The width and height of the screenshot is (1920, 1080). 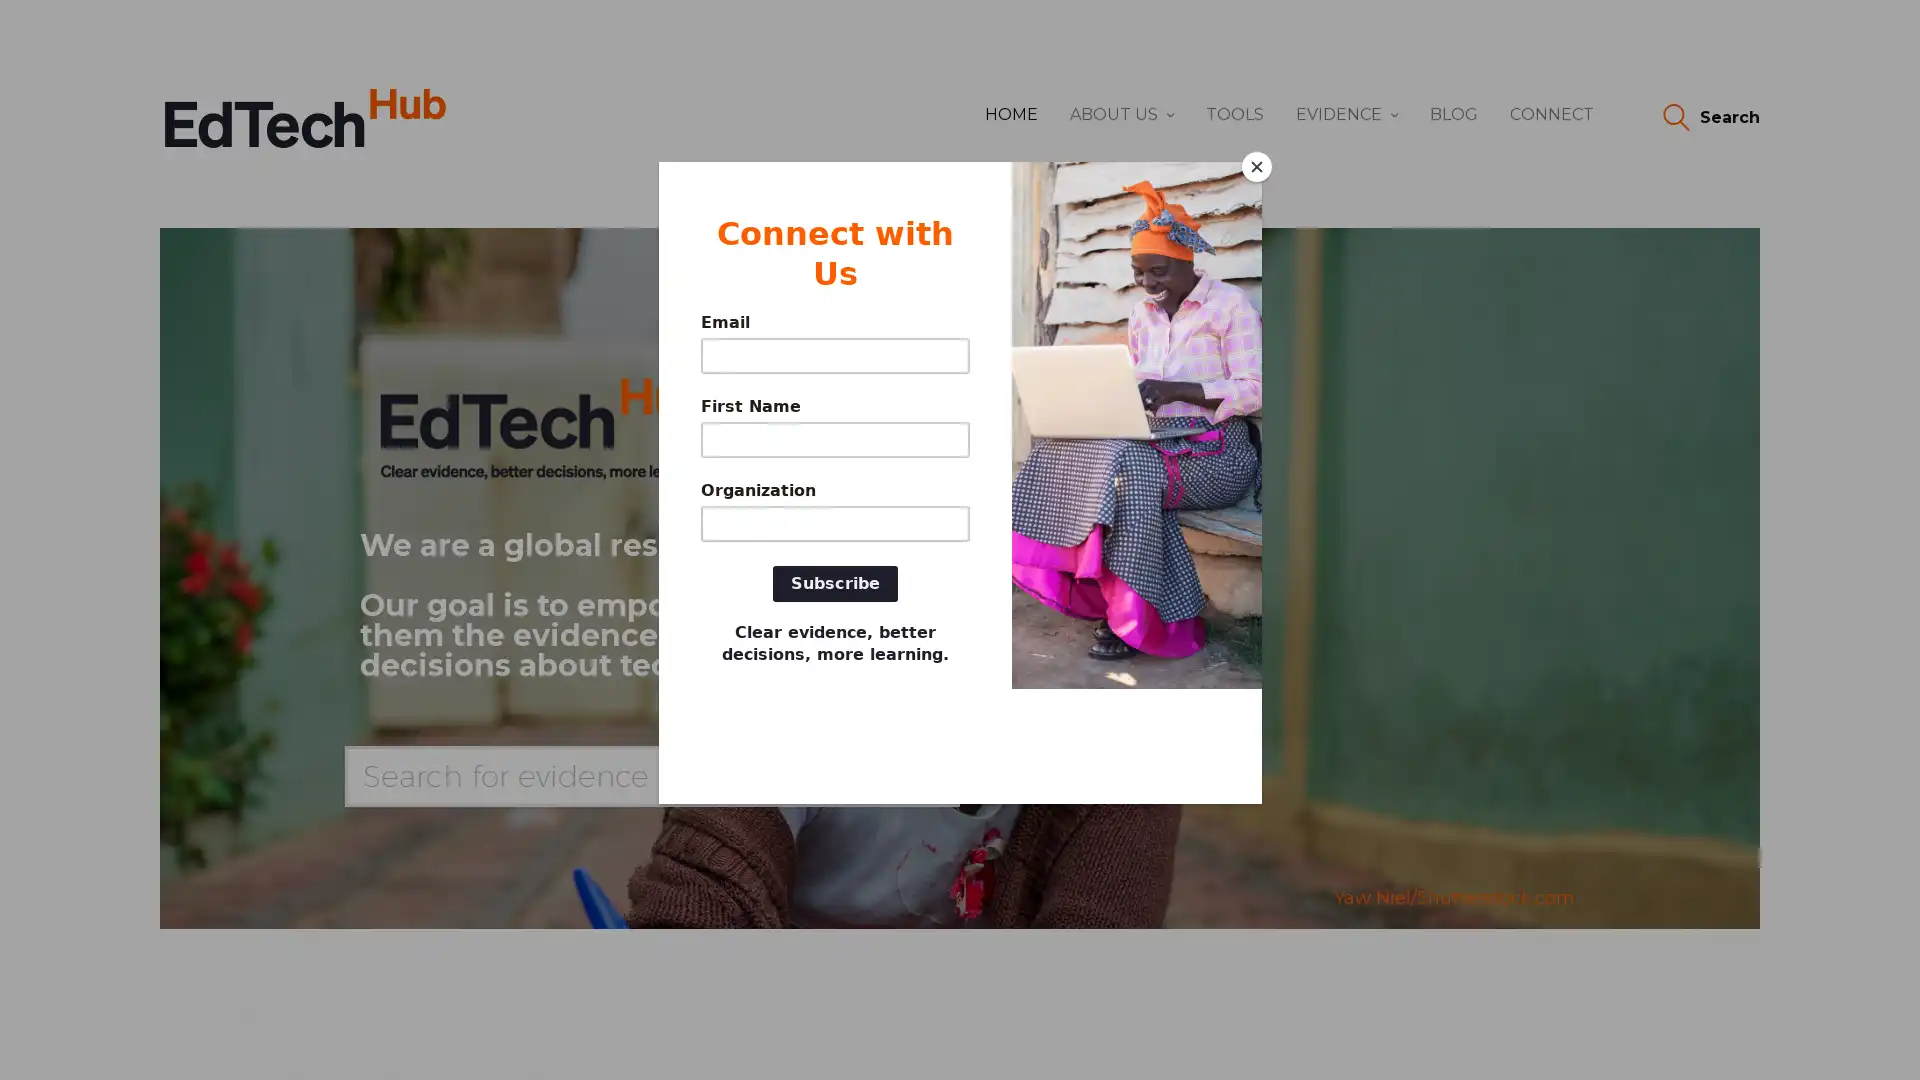 I want to click on Search, so click(x=1709, y=118).